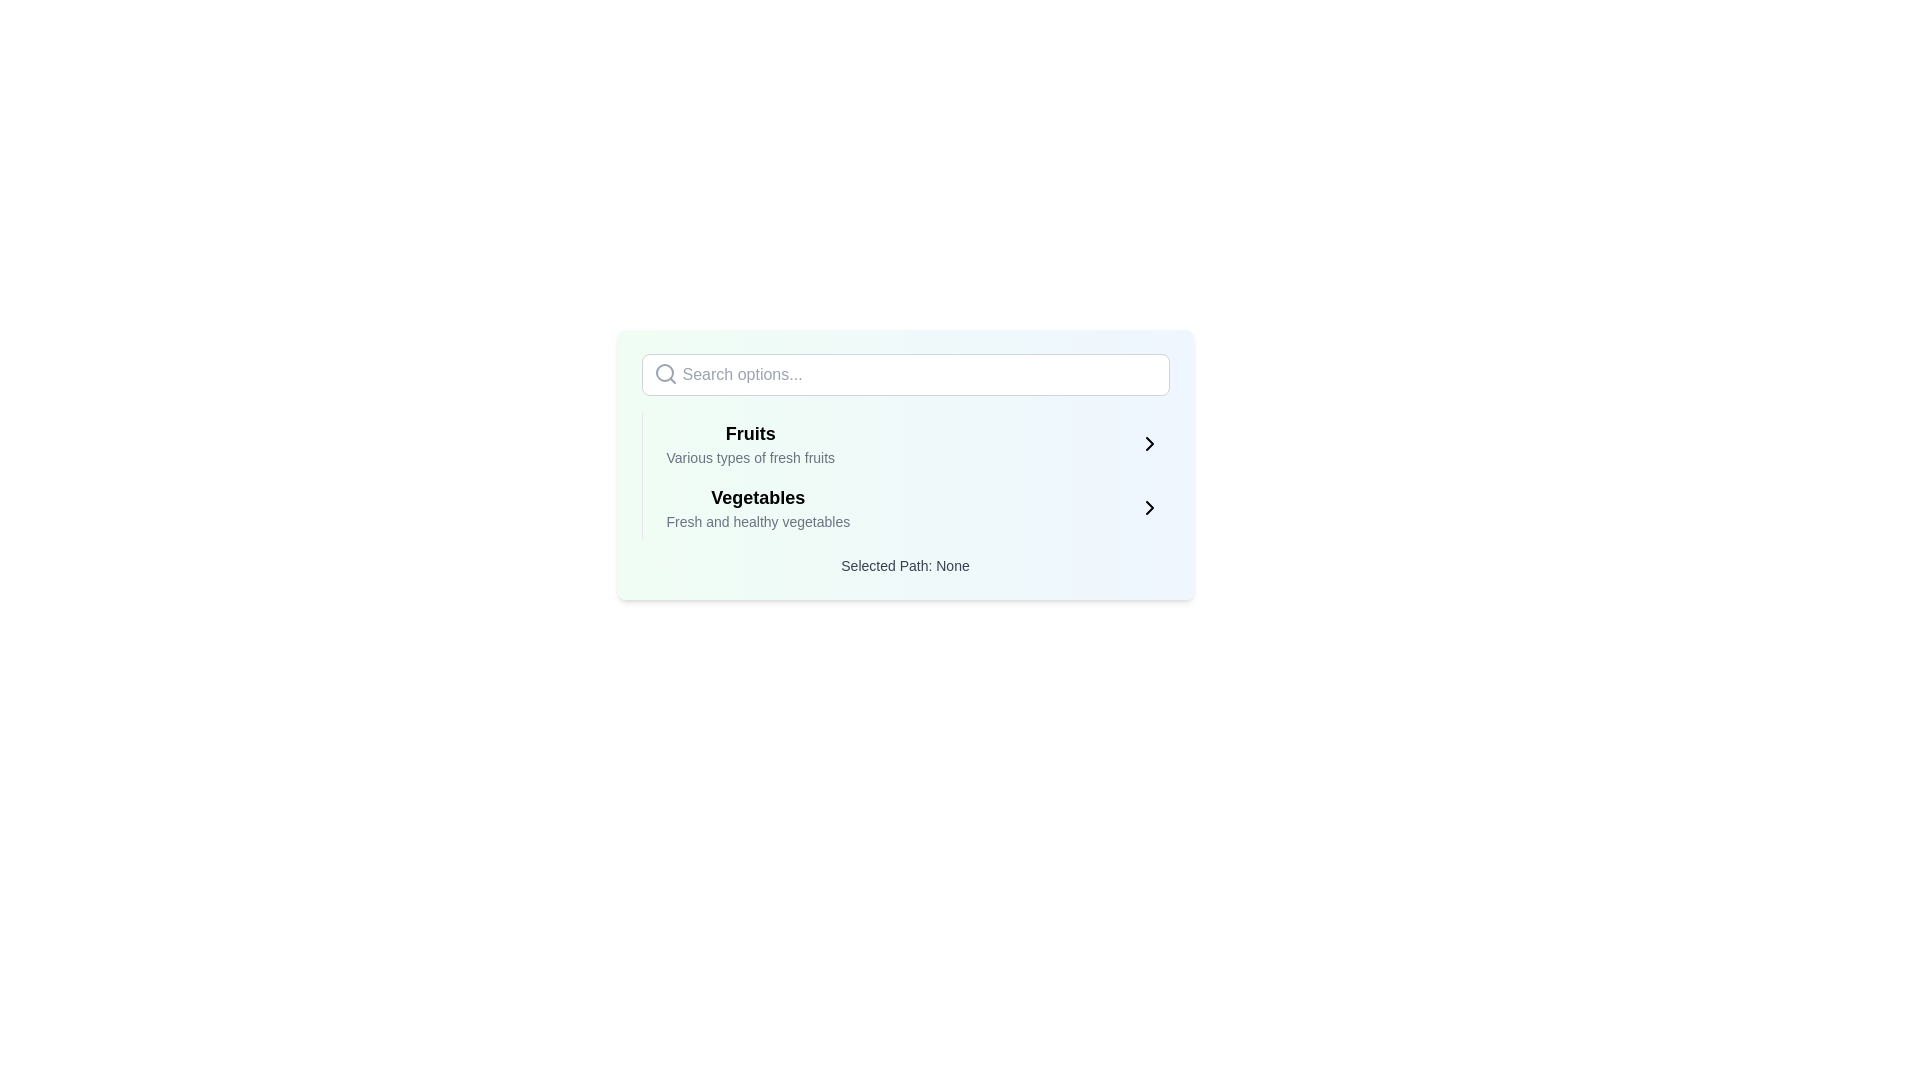  Describe the element at coordinates (749, 458) in the screenshot. I see `the descriptive text label located below the 'Fruits' heading, which provides additional information about the category` at that location.